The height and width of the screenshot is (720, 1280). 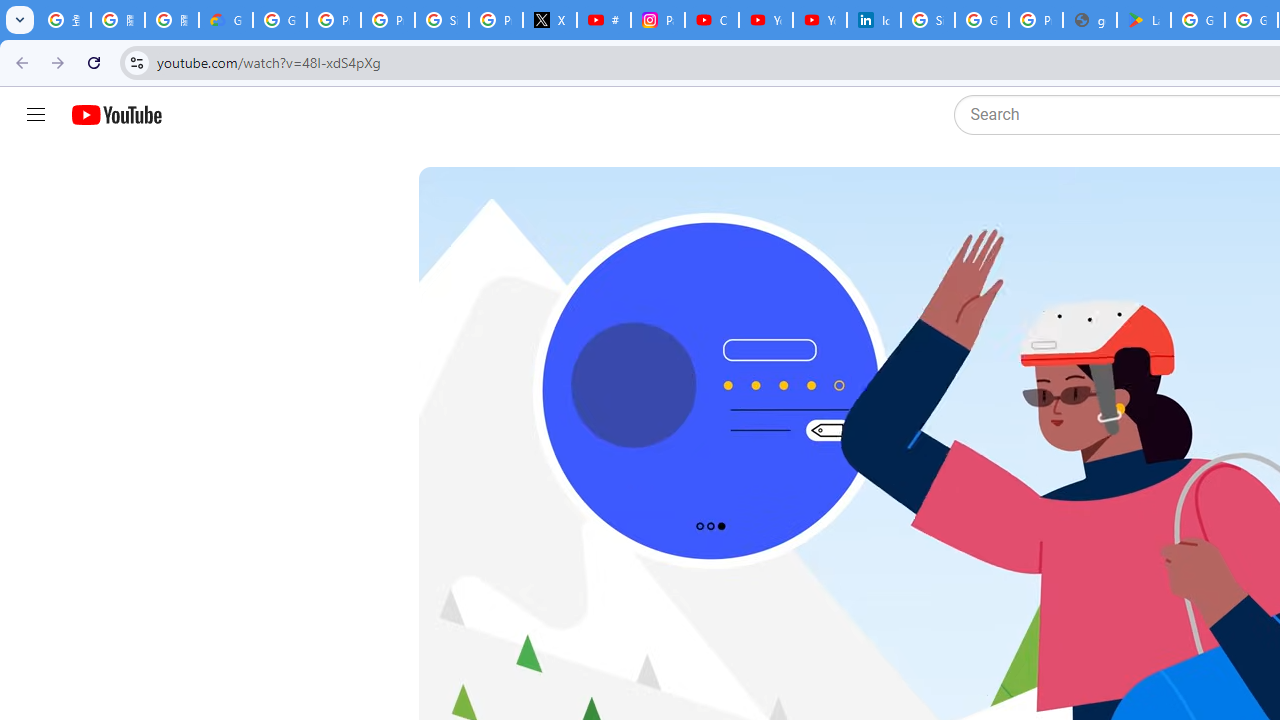 I want to click on 'YouTube Home', so click(x=115, y=115).